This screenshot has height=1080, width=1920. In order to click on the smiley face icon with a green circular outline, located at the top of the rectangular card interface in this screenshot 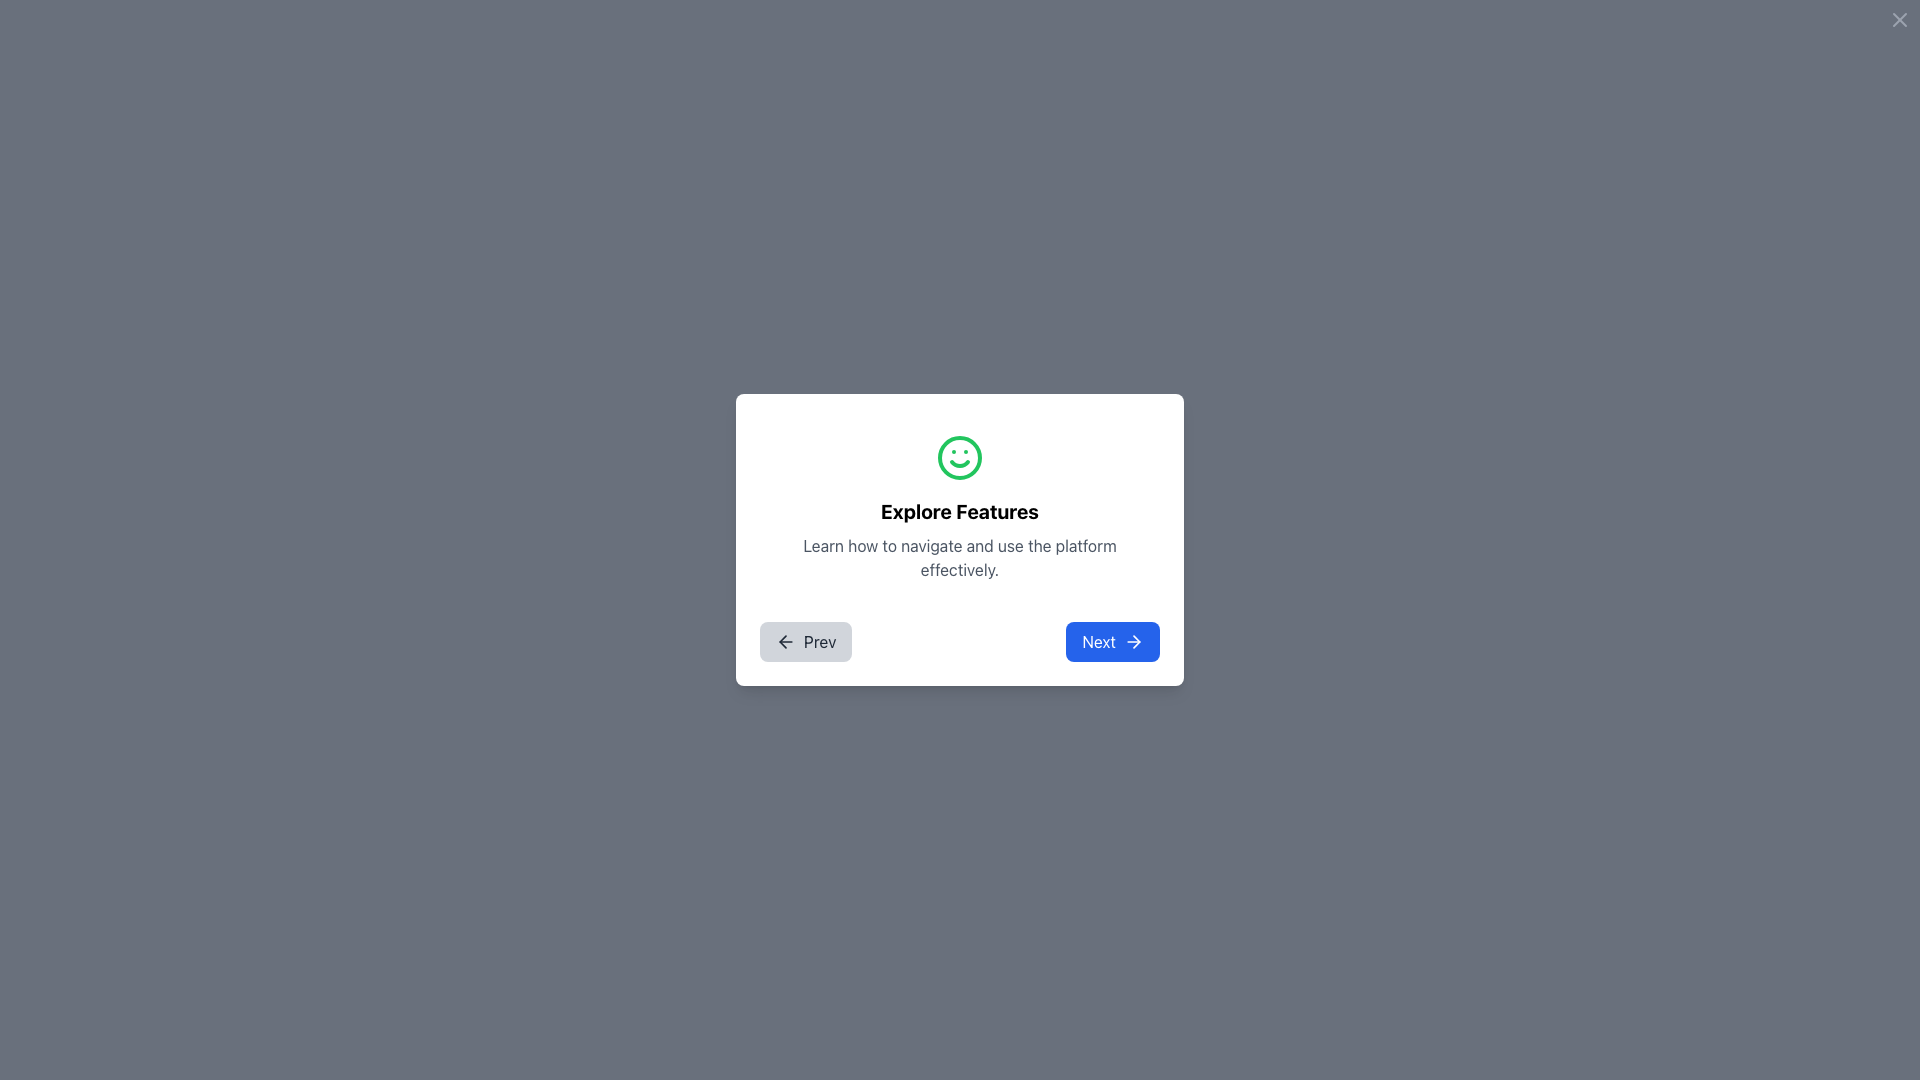, I will do `click(960, 458)`.